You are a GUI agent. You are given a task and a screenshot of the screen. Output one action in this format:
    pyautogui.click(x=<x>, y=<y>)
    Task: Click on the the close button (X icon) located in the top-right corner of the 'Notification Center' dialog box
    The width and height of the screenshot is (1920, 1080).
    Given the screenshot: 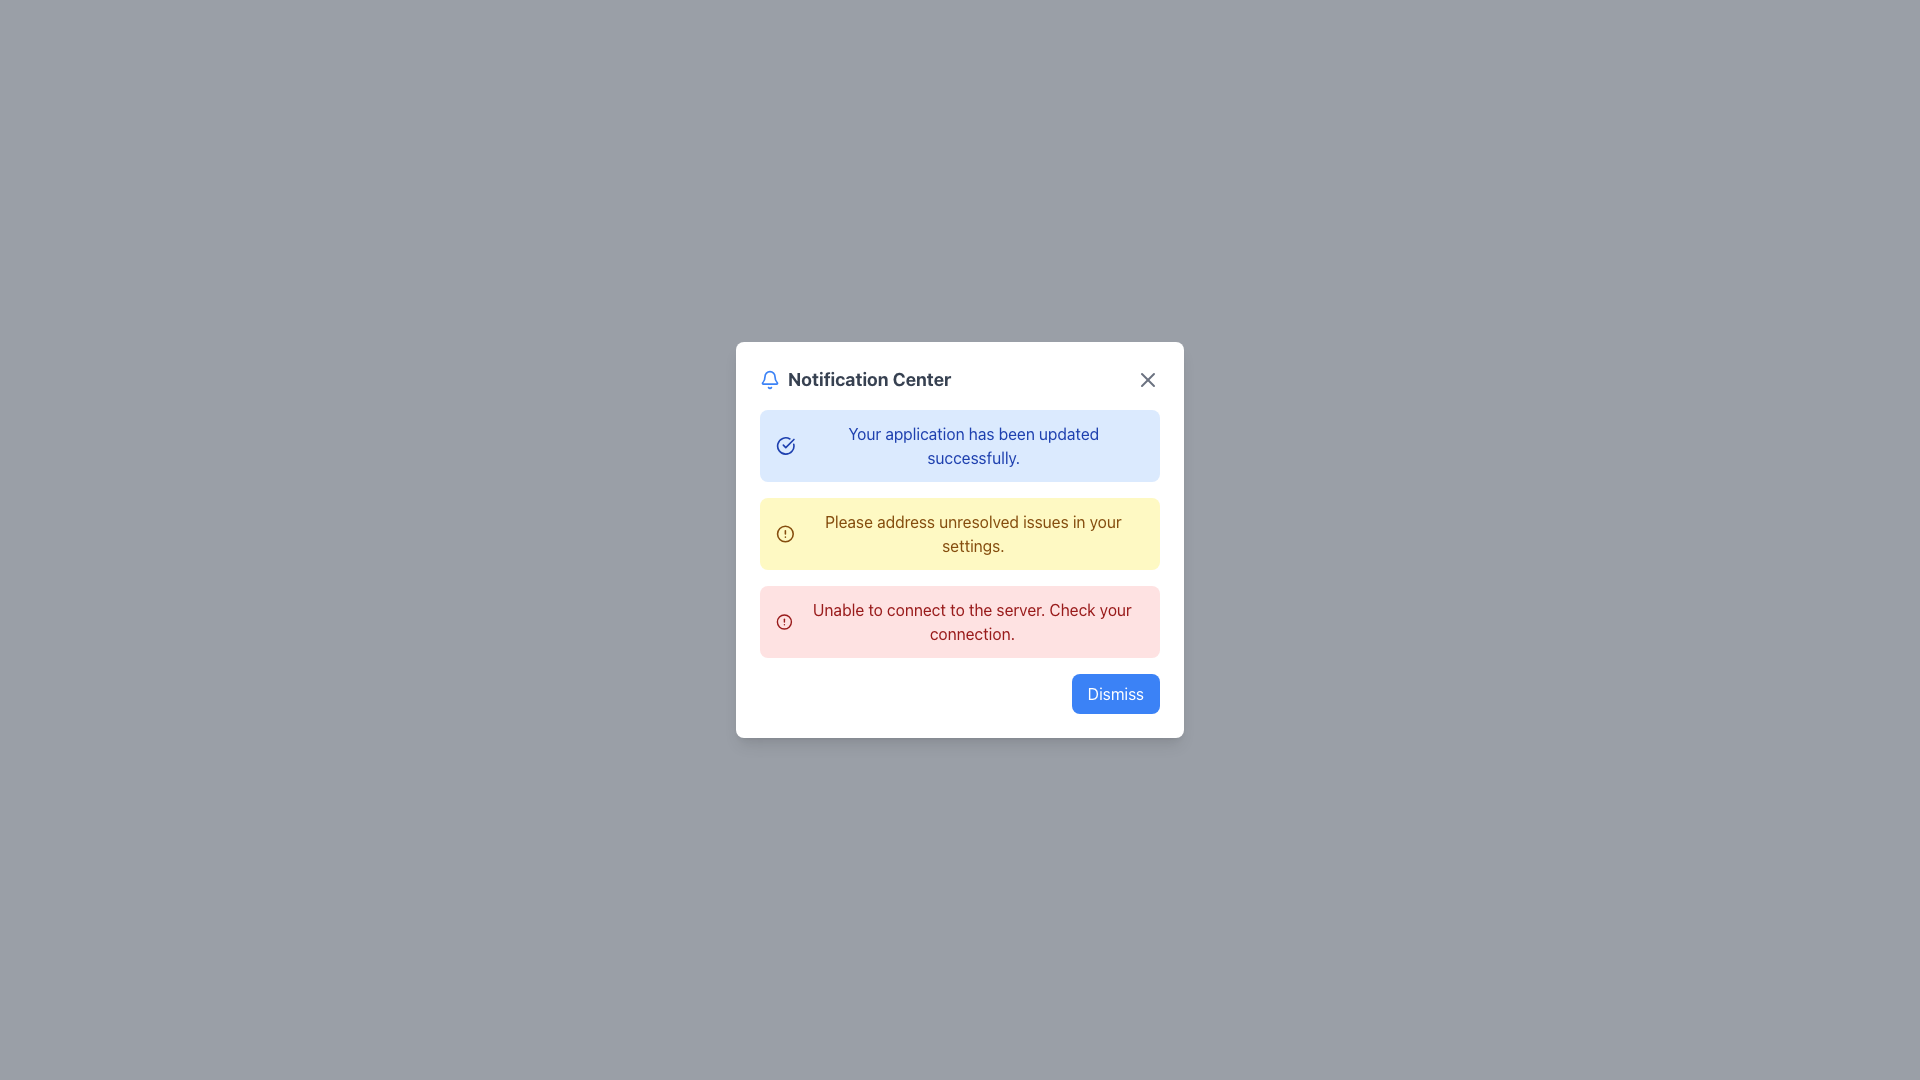 What is the action you would take?
    pyautogui.click(x=1147, y=380)
    